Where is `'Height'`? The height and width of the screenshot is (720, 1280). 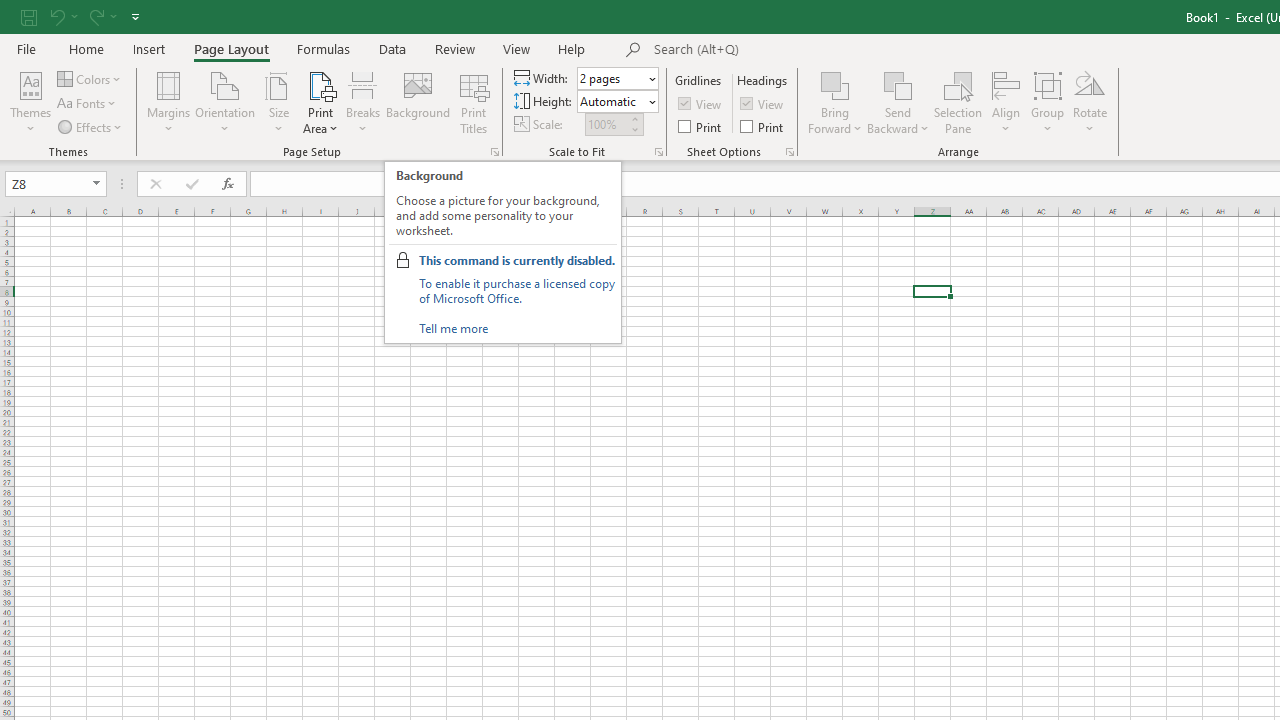 'Height' is located at coordinates (610, 101).